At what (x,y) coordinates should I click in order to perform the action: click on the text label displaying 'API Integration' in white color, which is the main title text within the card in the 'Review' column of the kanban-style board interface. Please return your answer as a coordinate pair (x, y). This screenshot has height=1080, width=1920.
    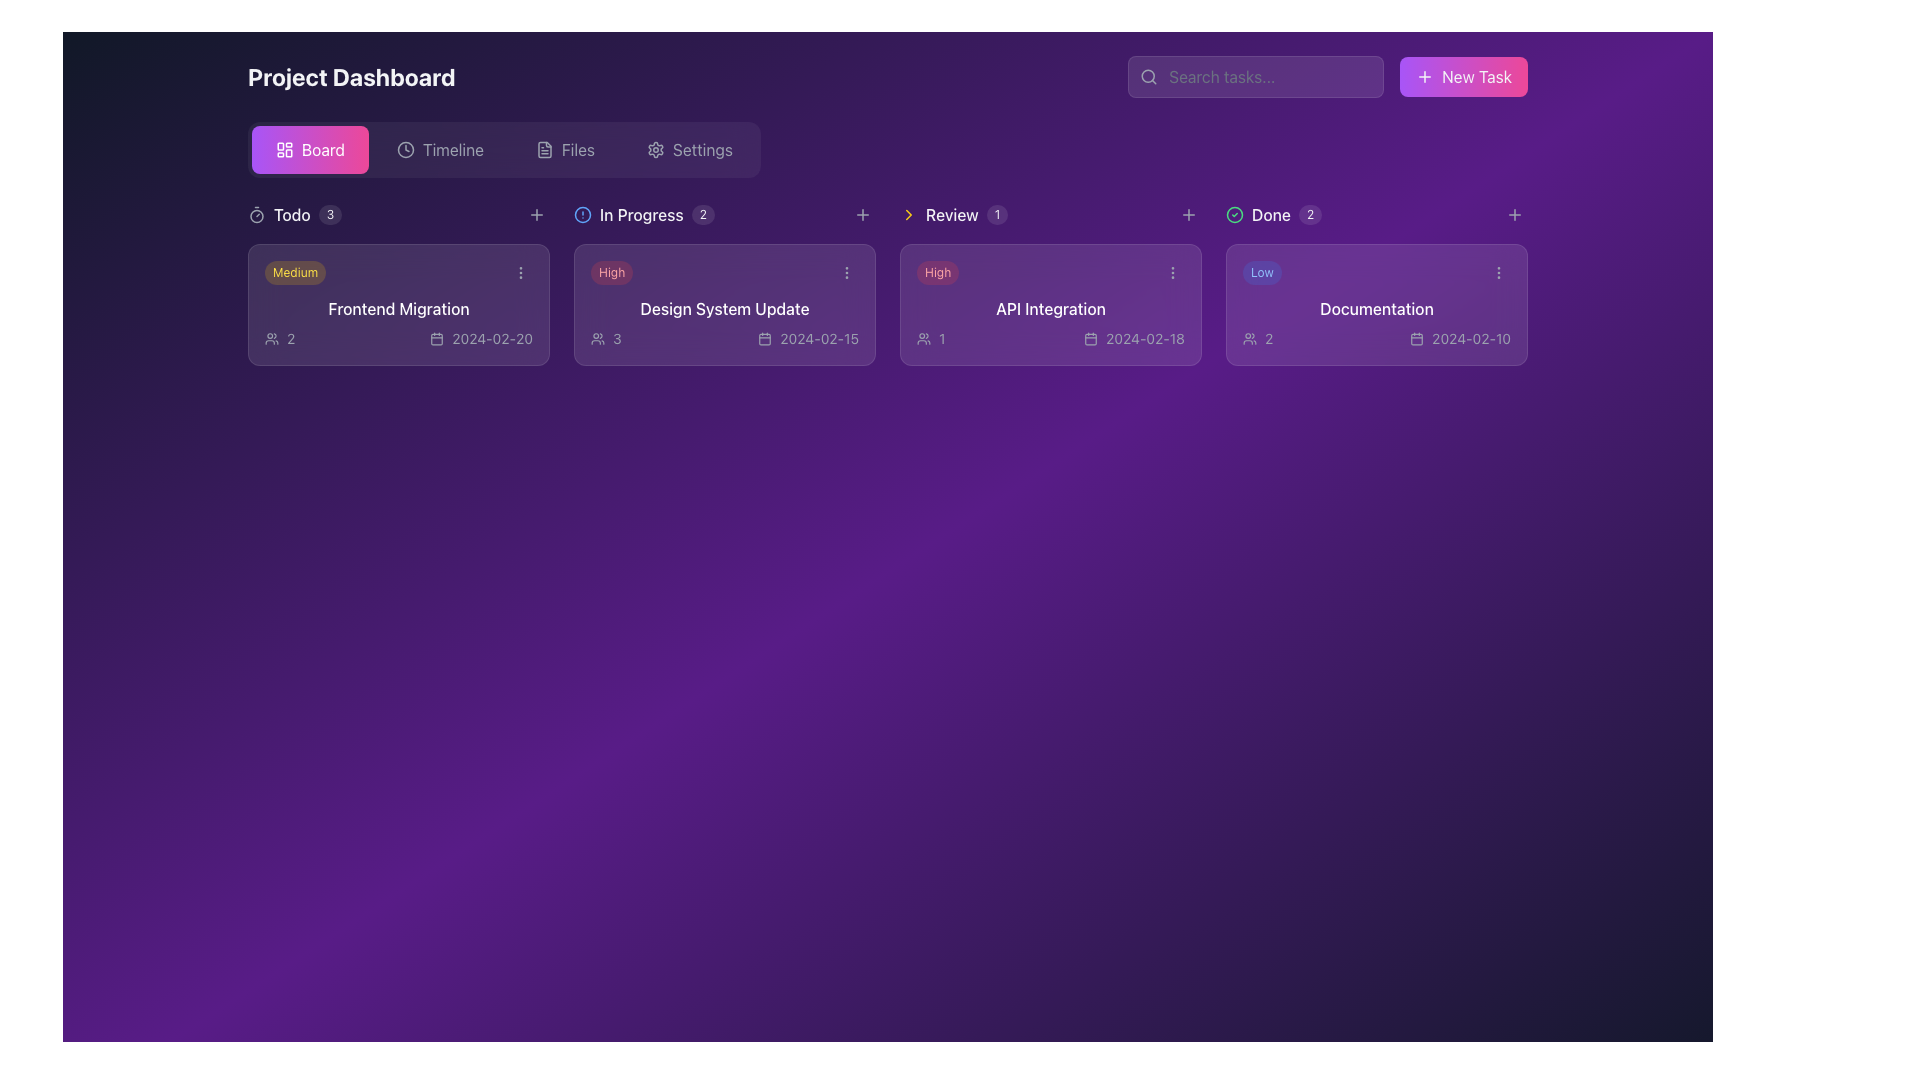
    Looking at the image, I should click on (1050, 308).